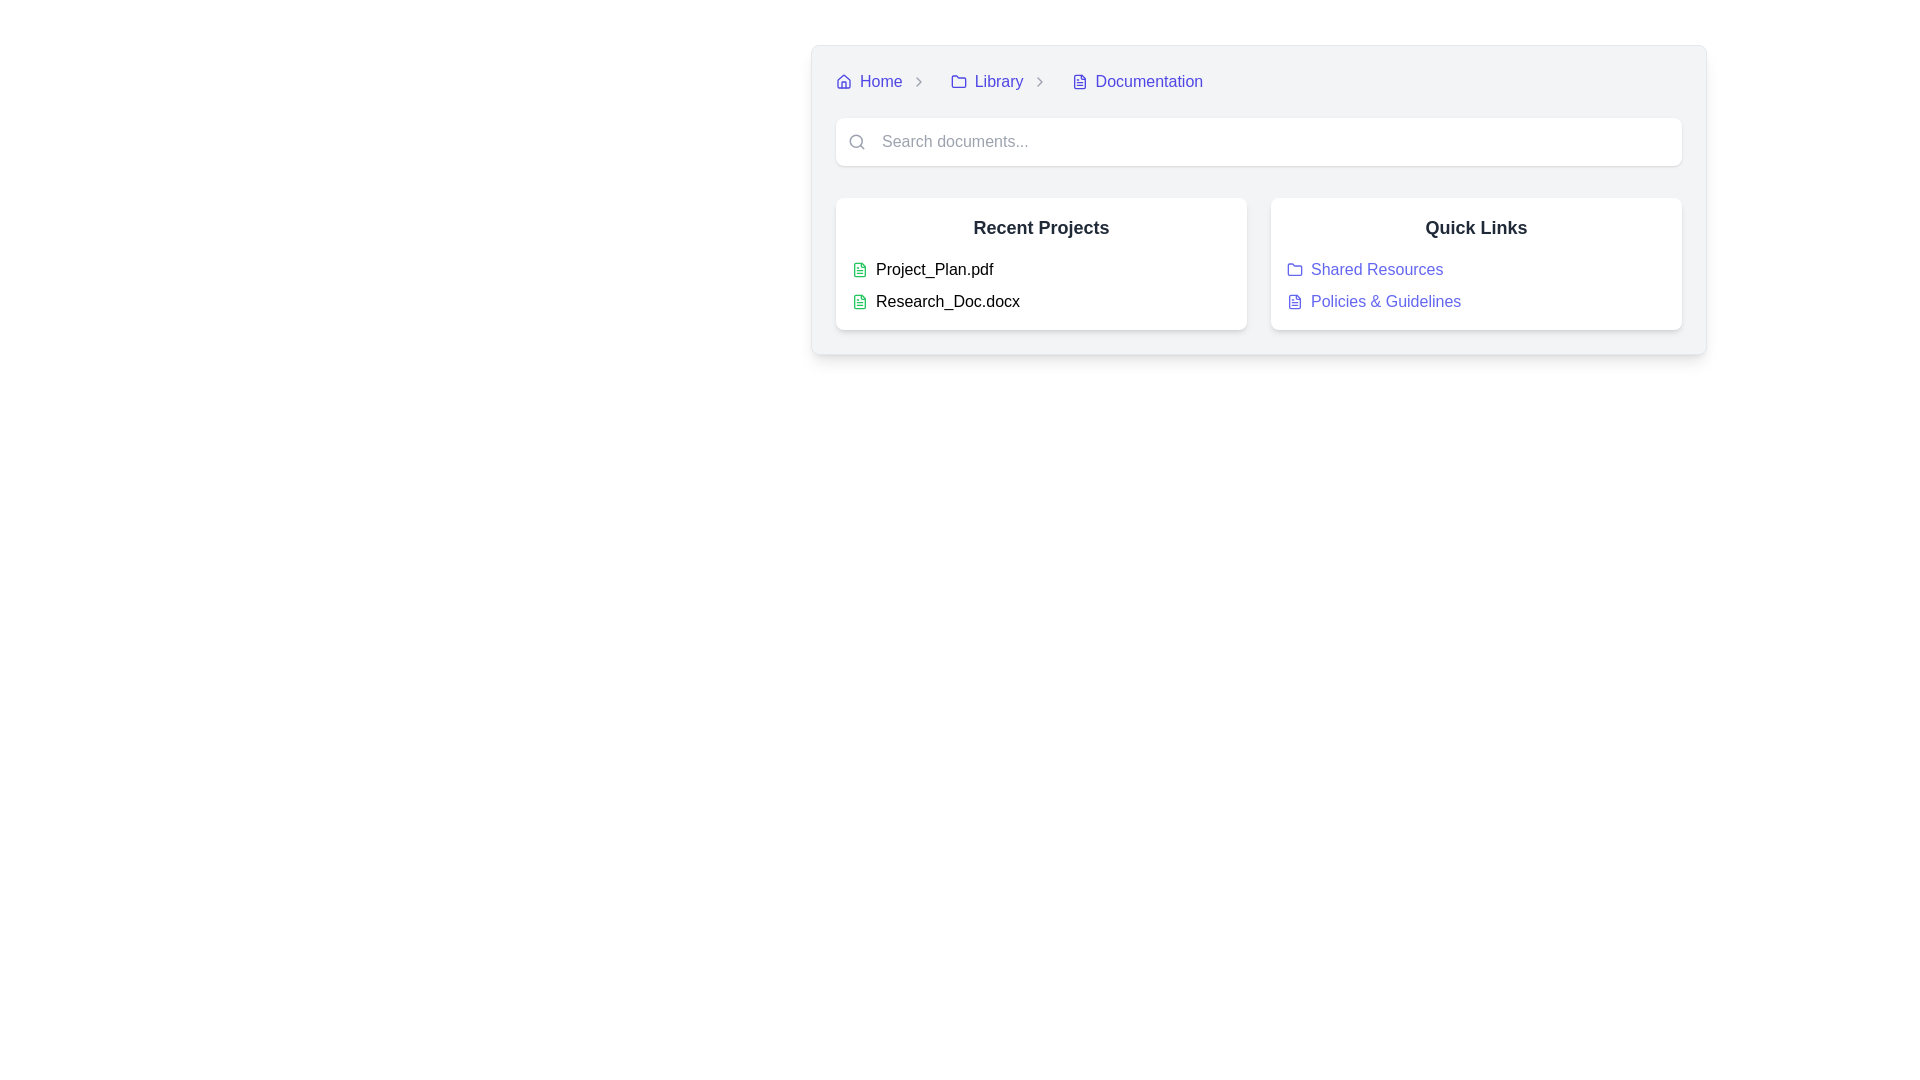 Image resolution: width=1920 pixels, height=1080 pixels. What do you see at coordinates (884, 80) in the screenshot?
I see `the 'Home' breadcrumb navigation link, which features a house icon and is positioned at the top-left corner of the breadcrumb navigation bar` at bounding box center [884, 80].